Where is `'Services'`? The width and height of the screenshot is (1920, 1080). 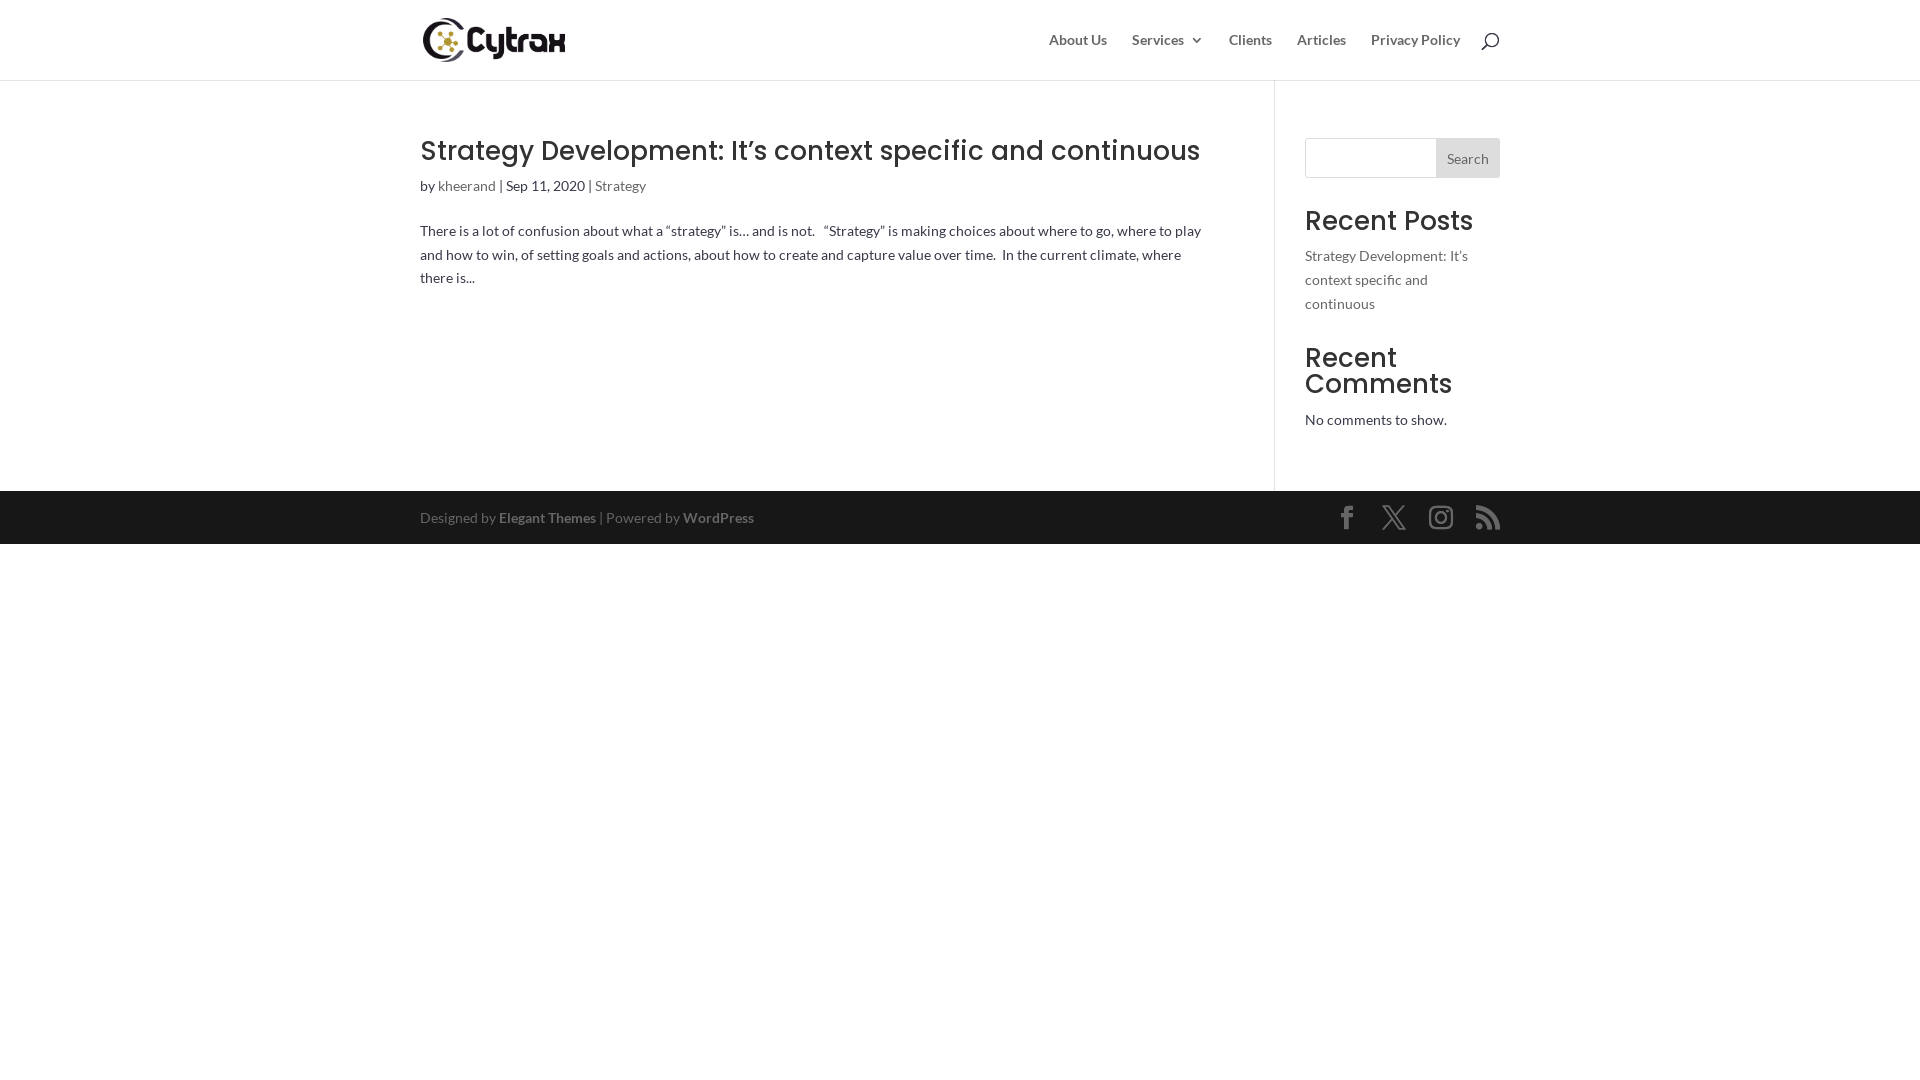 'Services' is located at coordinates (1167, 55).